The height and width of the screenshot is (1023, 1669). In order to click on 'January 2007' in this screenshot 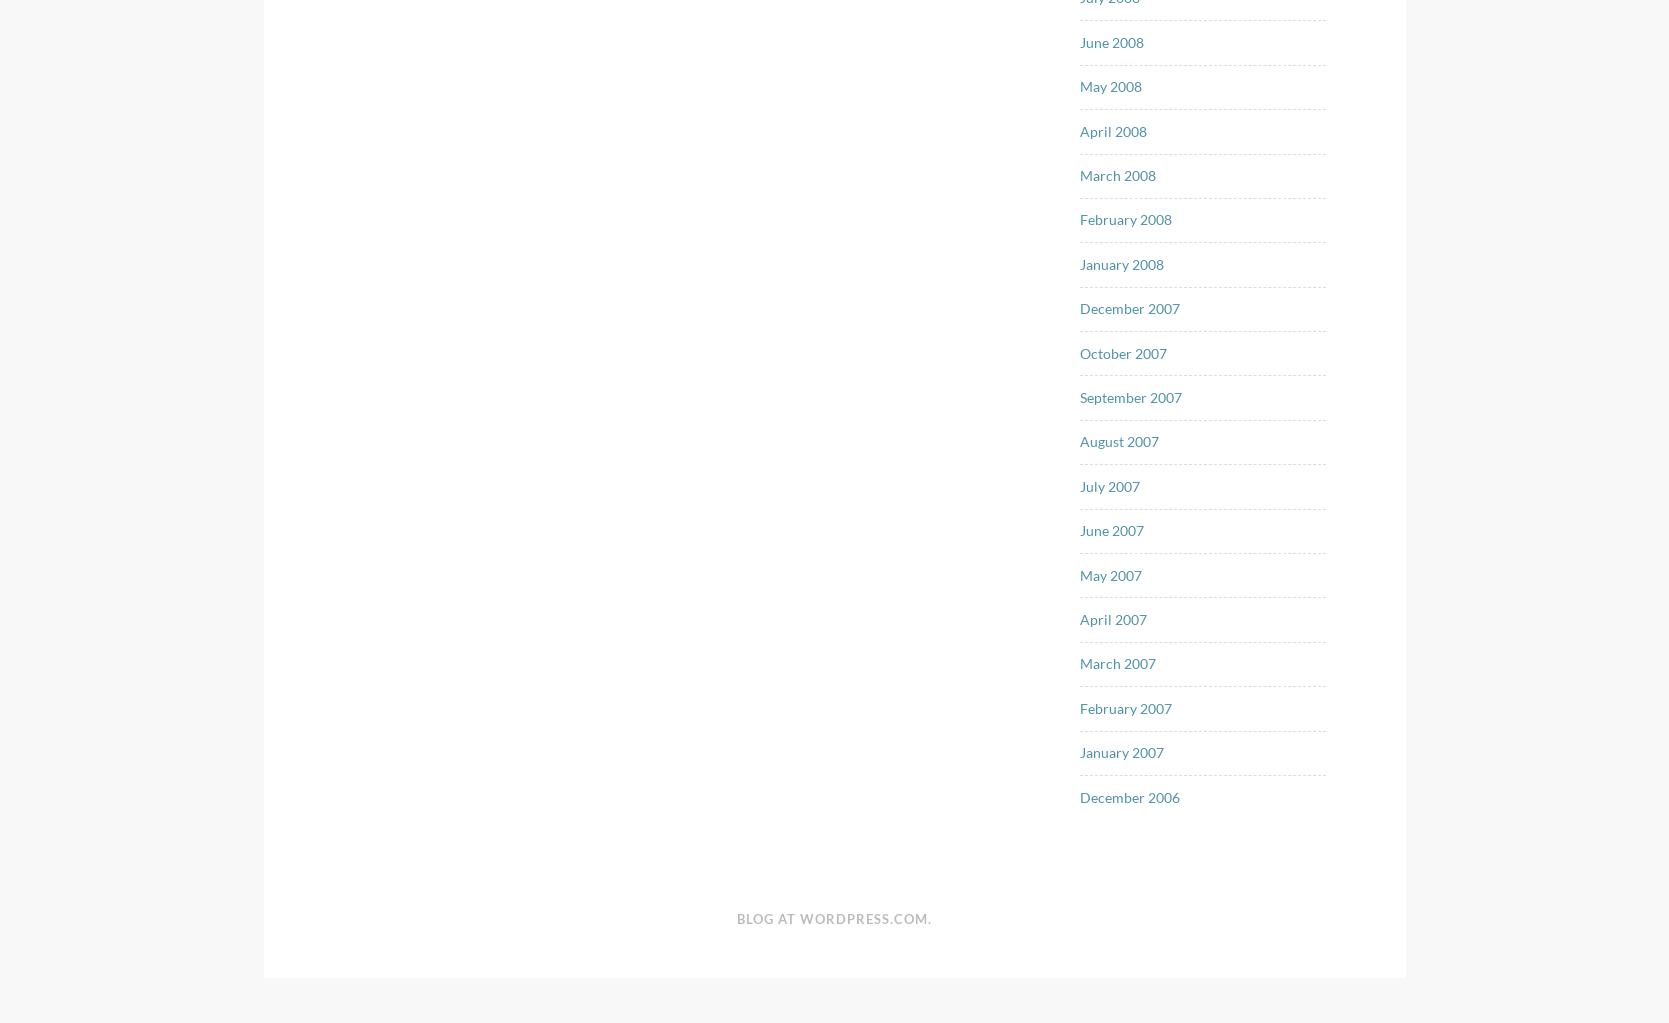, I will do `click(1122, 751)`.